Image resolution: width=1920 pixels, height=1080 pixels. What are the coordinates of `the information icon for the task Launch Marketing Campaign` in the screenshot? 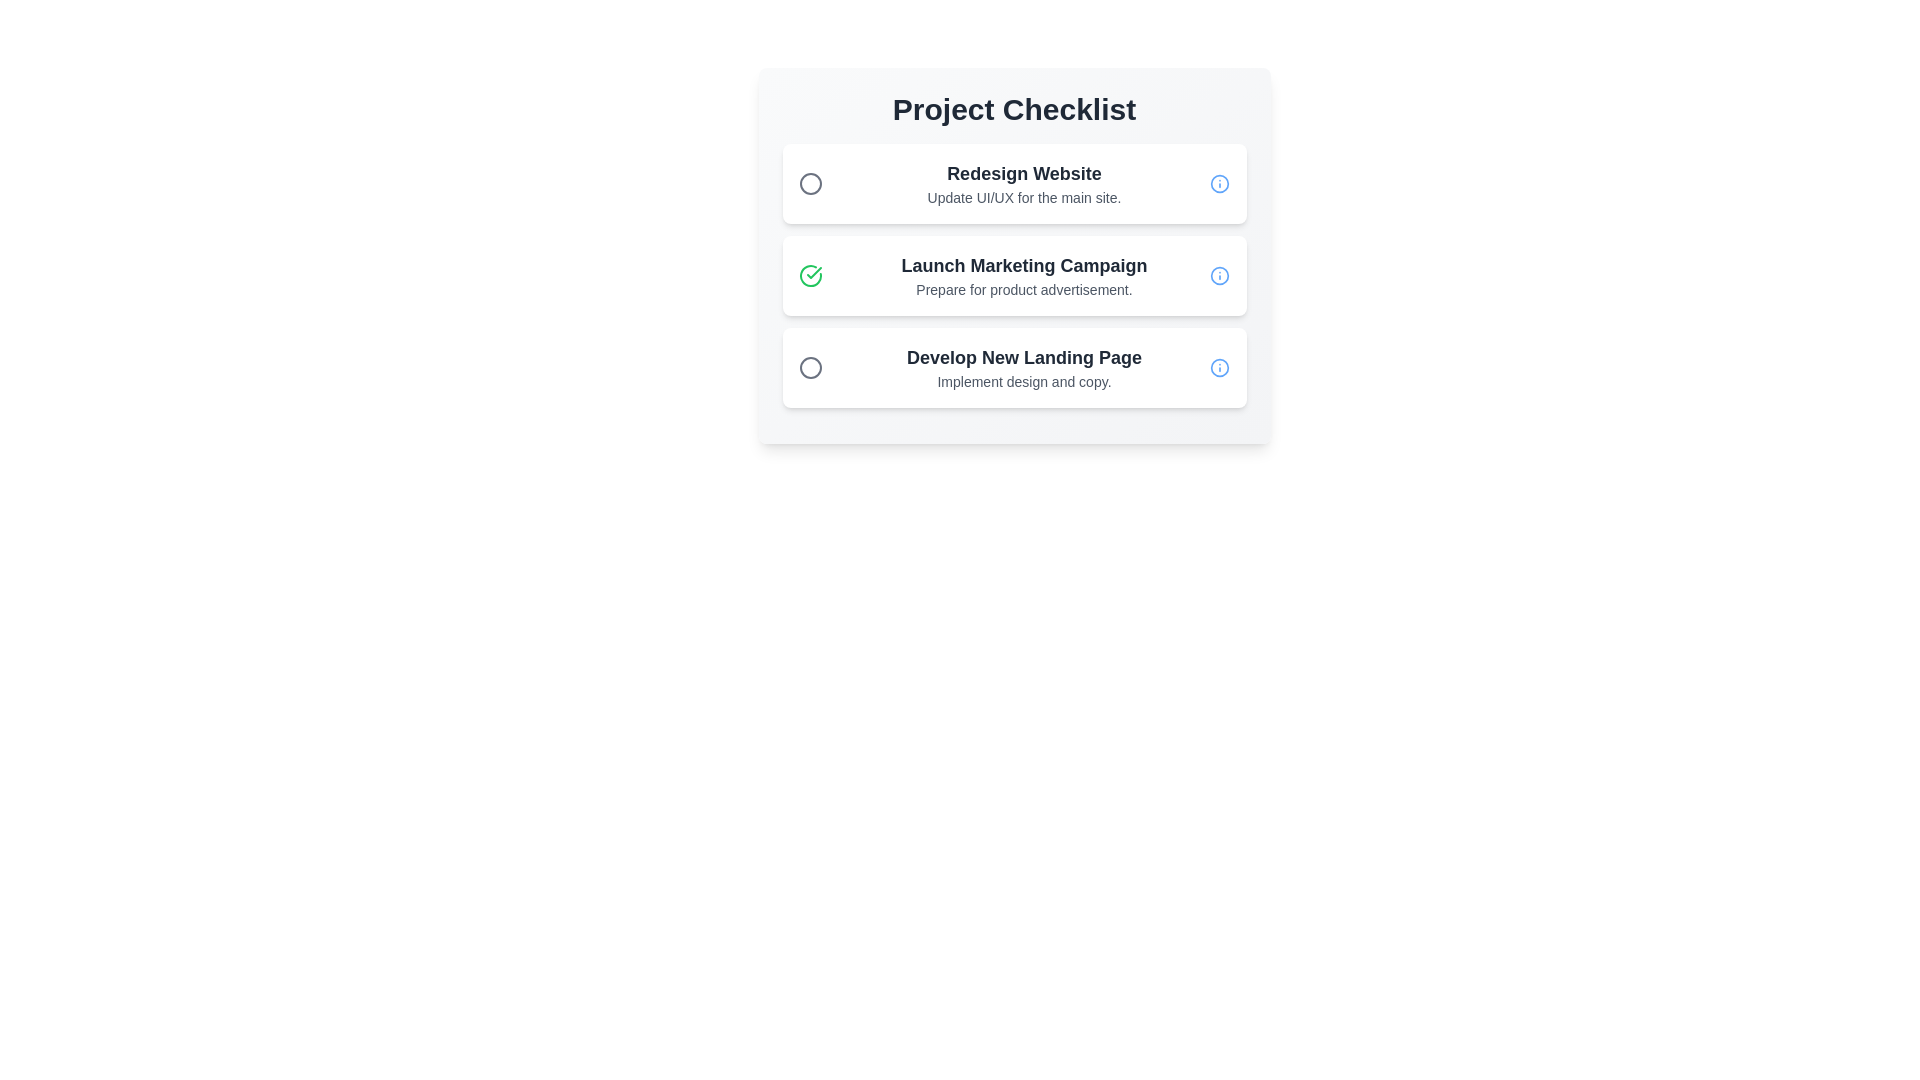 It's located at (1219, 276).